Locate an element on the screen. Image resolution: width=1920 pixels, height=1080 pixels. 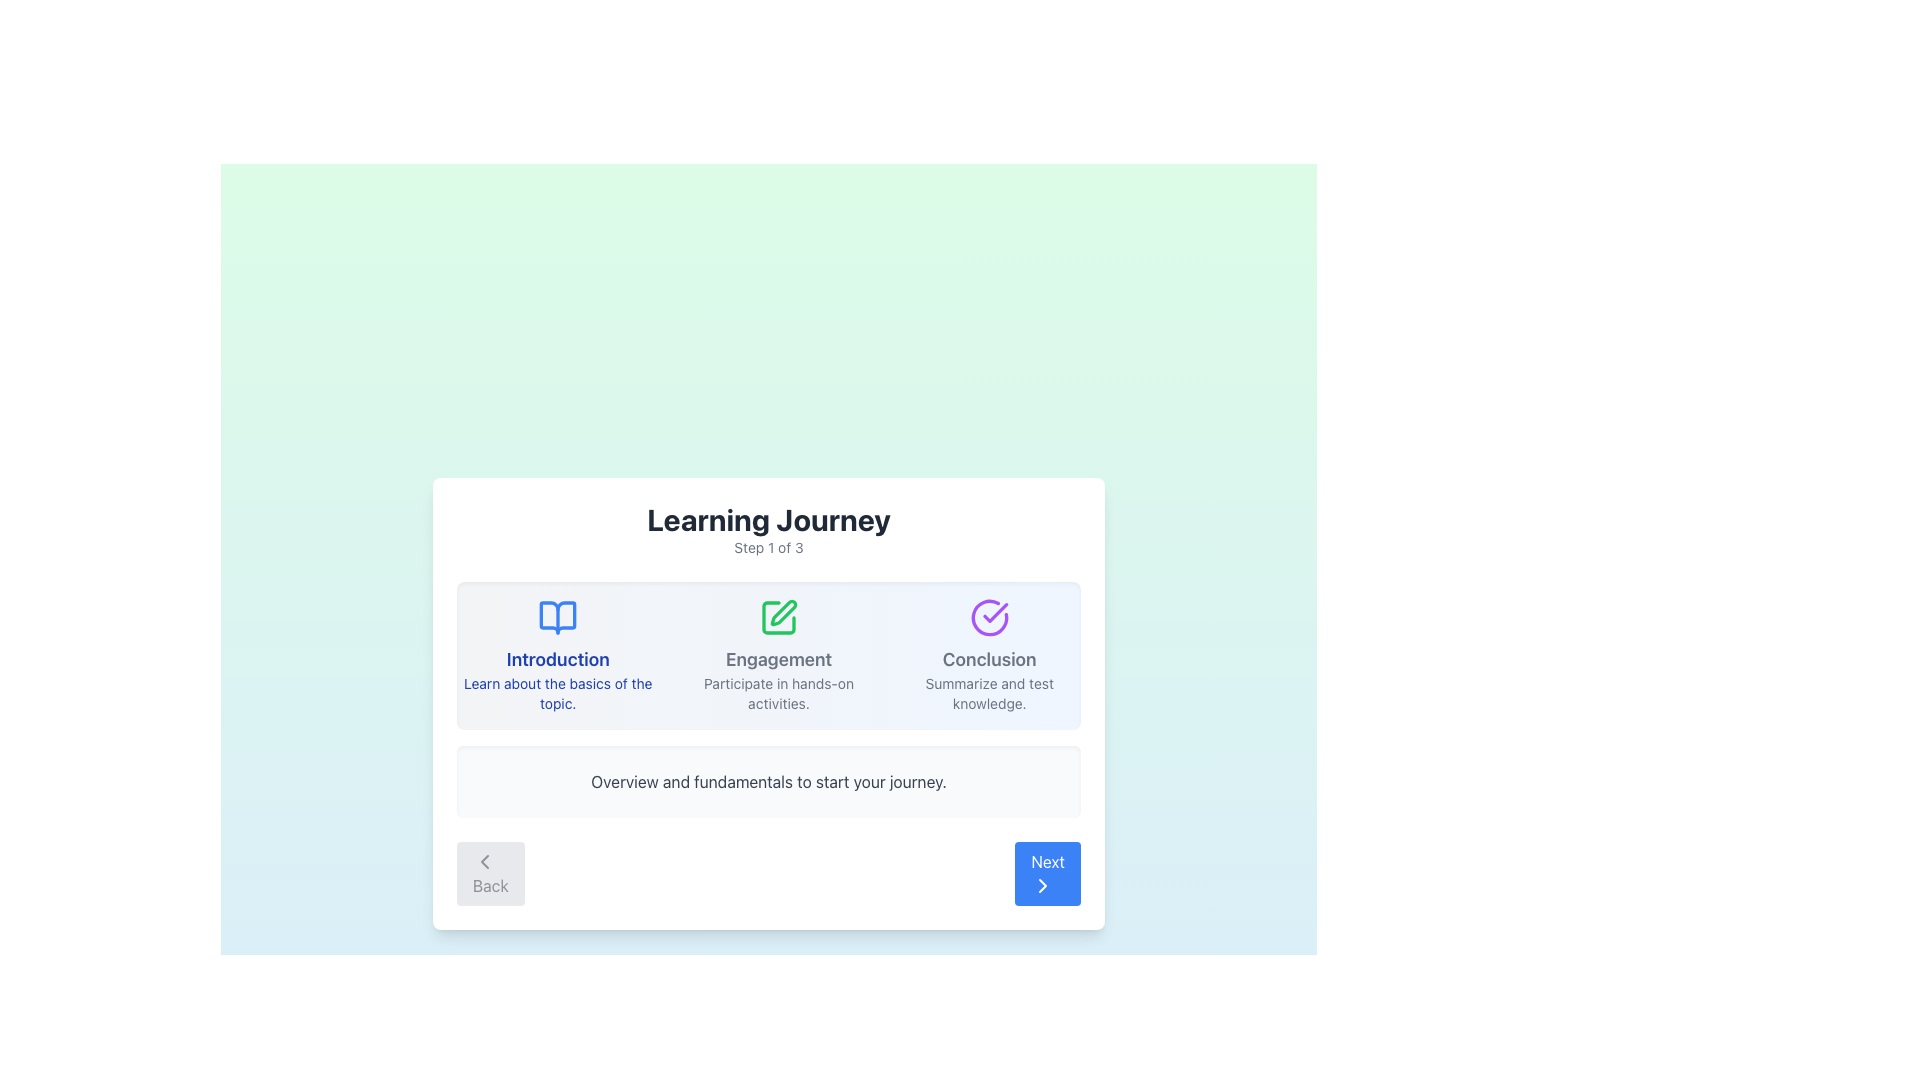
the 'Next' button located at the far-right side of the bottom navigation bar is located at coordinates (1047, 873).